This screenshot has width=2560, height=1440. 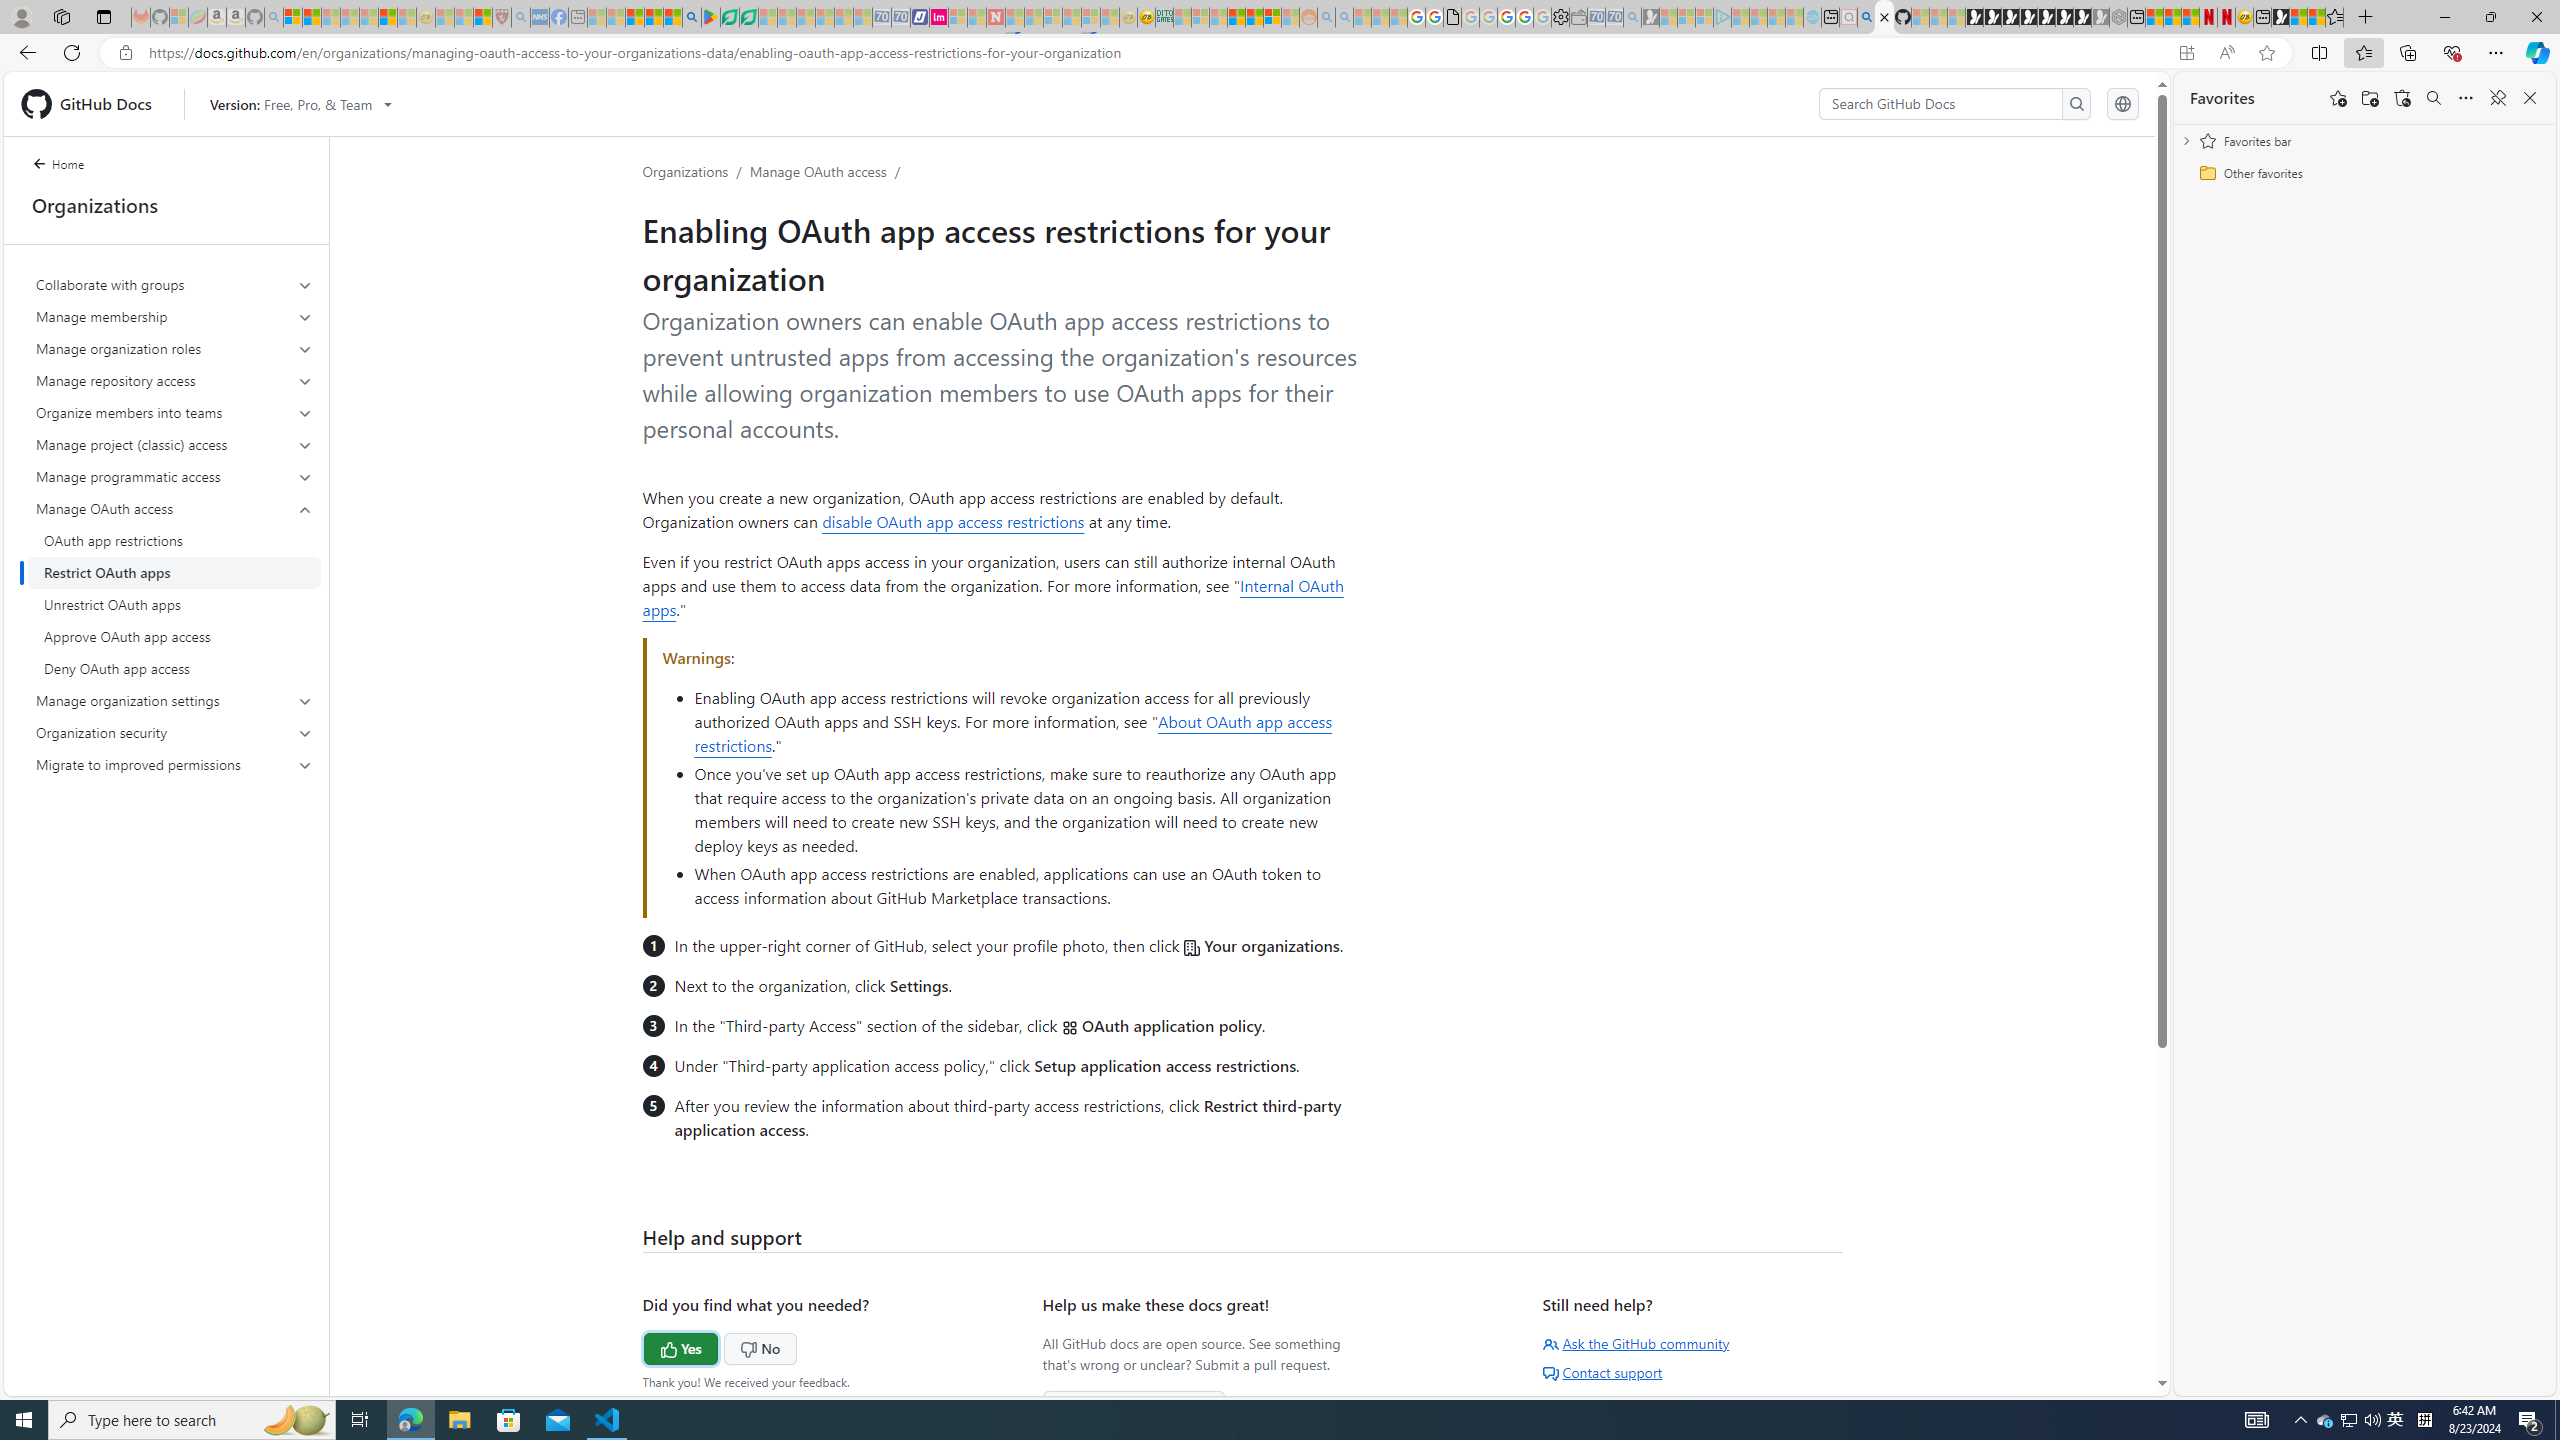 What do you see at coordinates (174, 348) in the screenshot?
I see `'Manage organization roles'` at bounding box center [174, 348].